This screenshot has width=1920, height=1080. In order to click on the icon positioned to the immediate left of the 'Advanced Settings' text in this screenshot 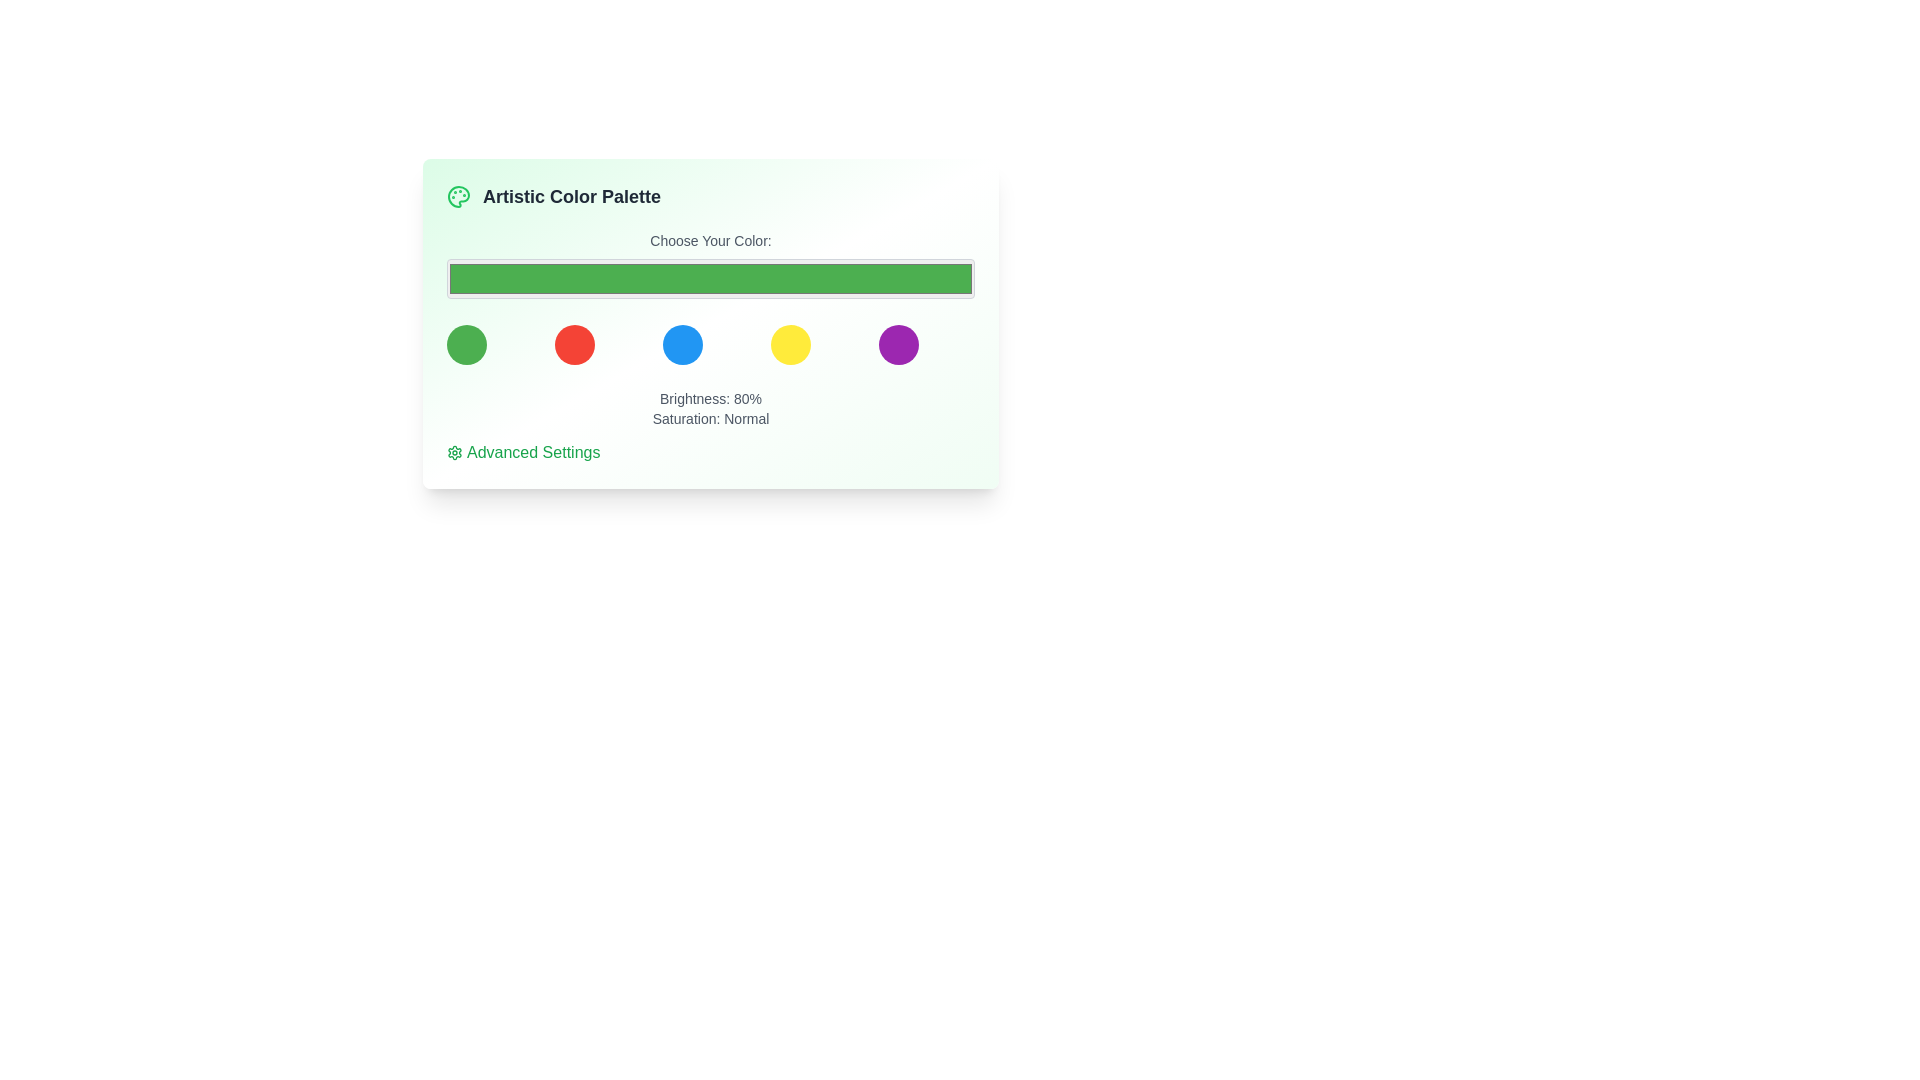, I will do `click(454, 452)`.